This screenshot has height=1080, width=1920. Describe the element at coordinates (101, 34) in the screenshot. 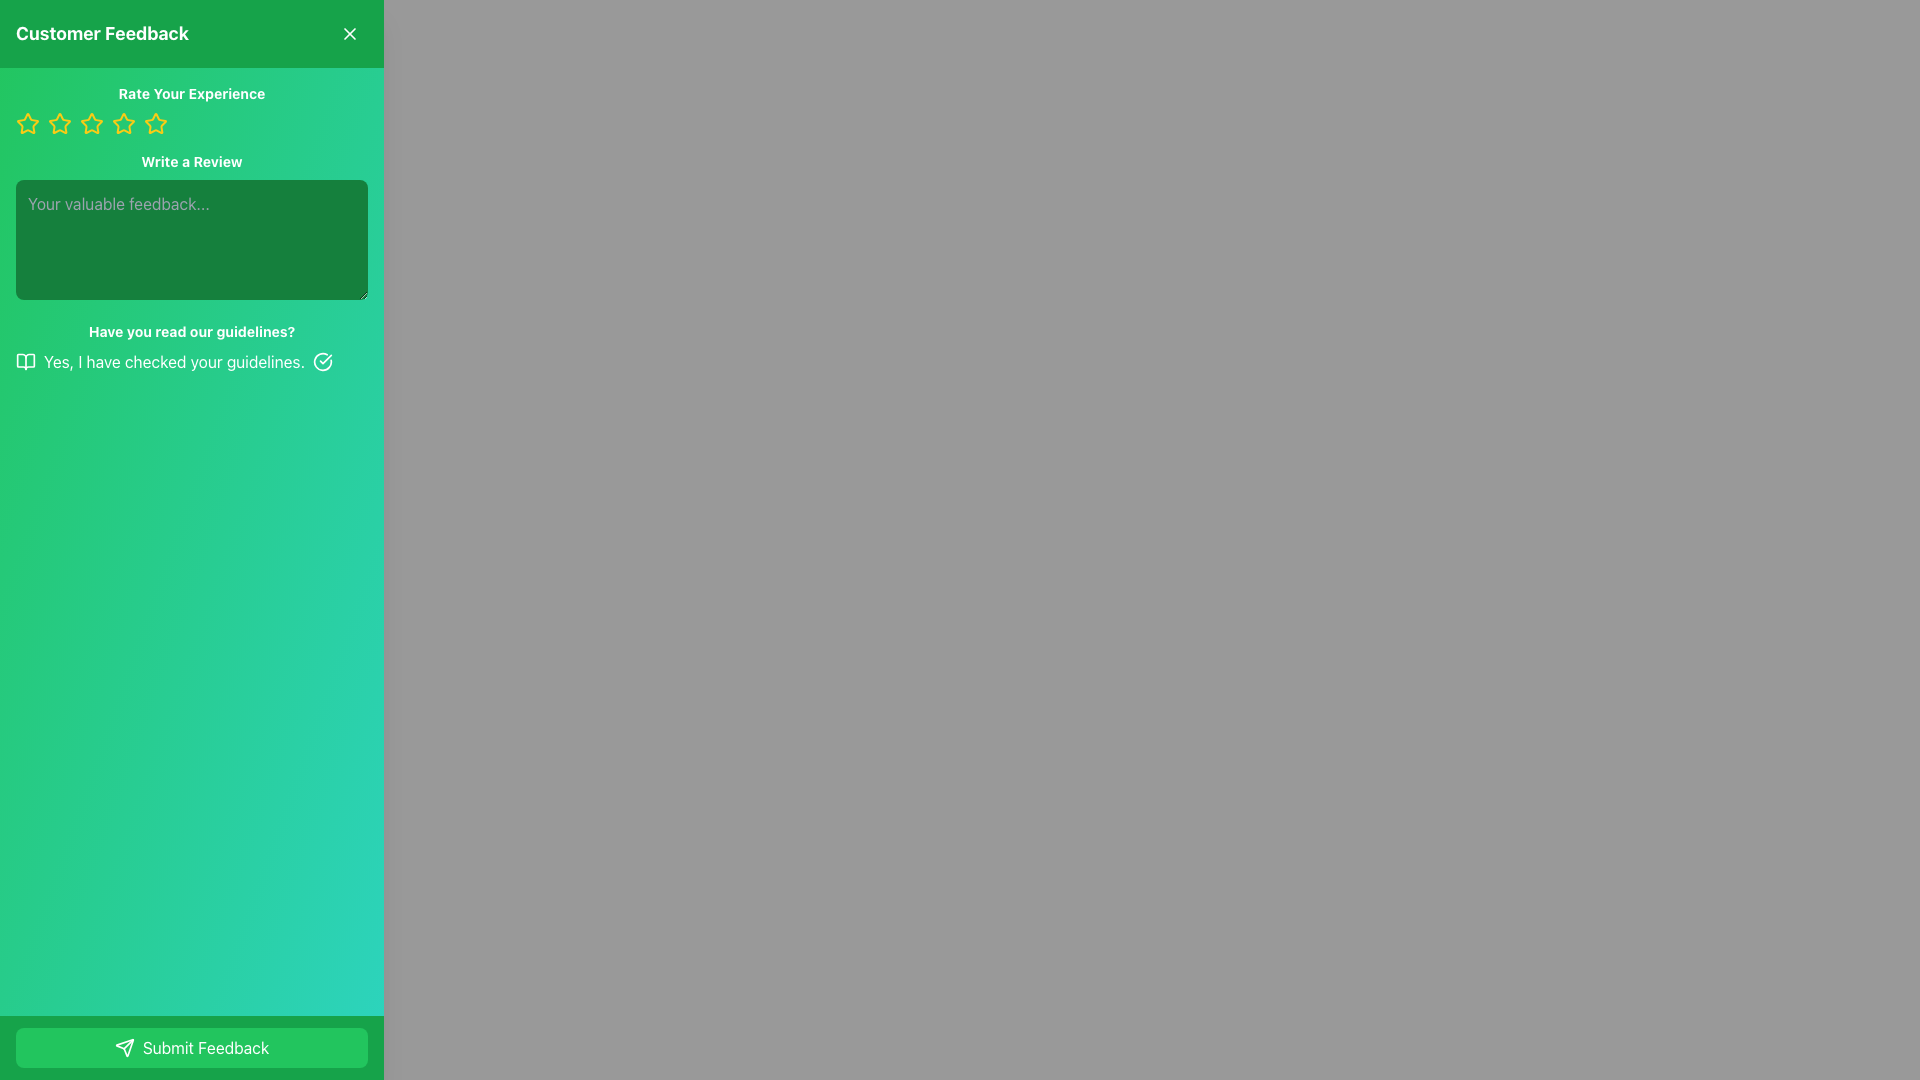

I see `Textual Header located on the top-left side of the green horizontal bar, which indicates the purpose of the feedback section` at that location.